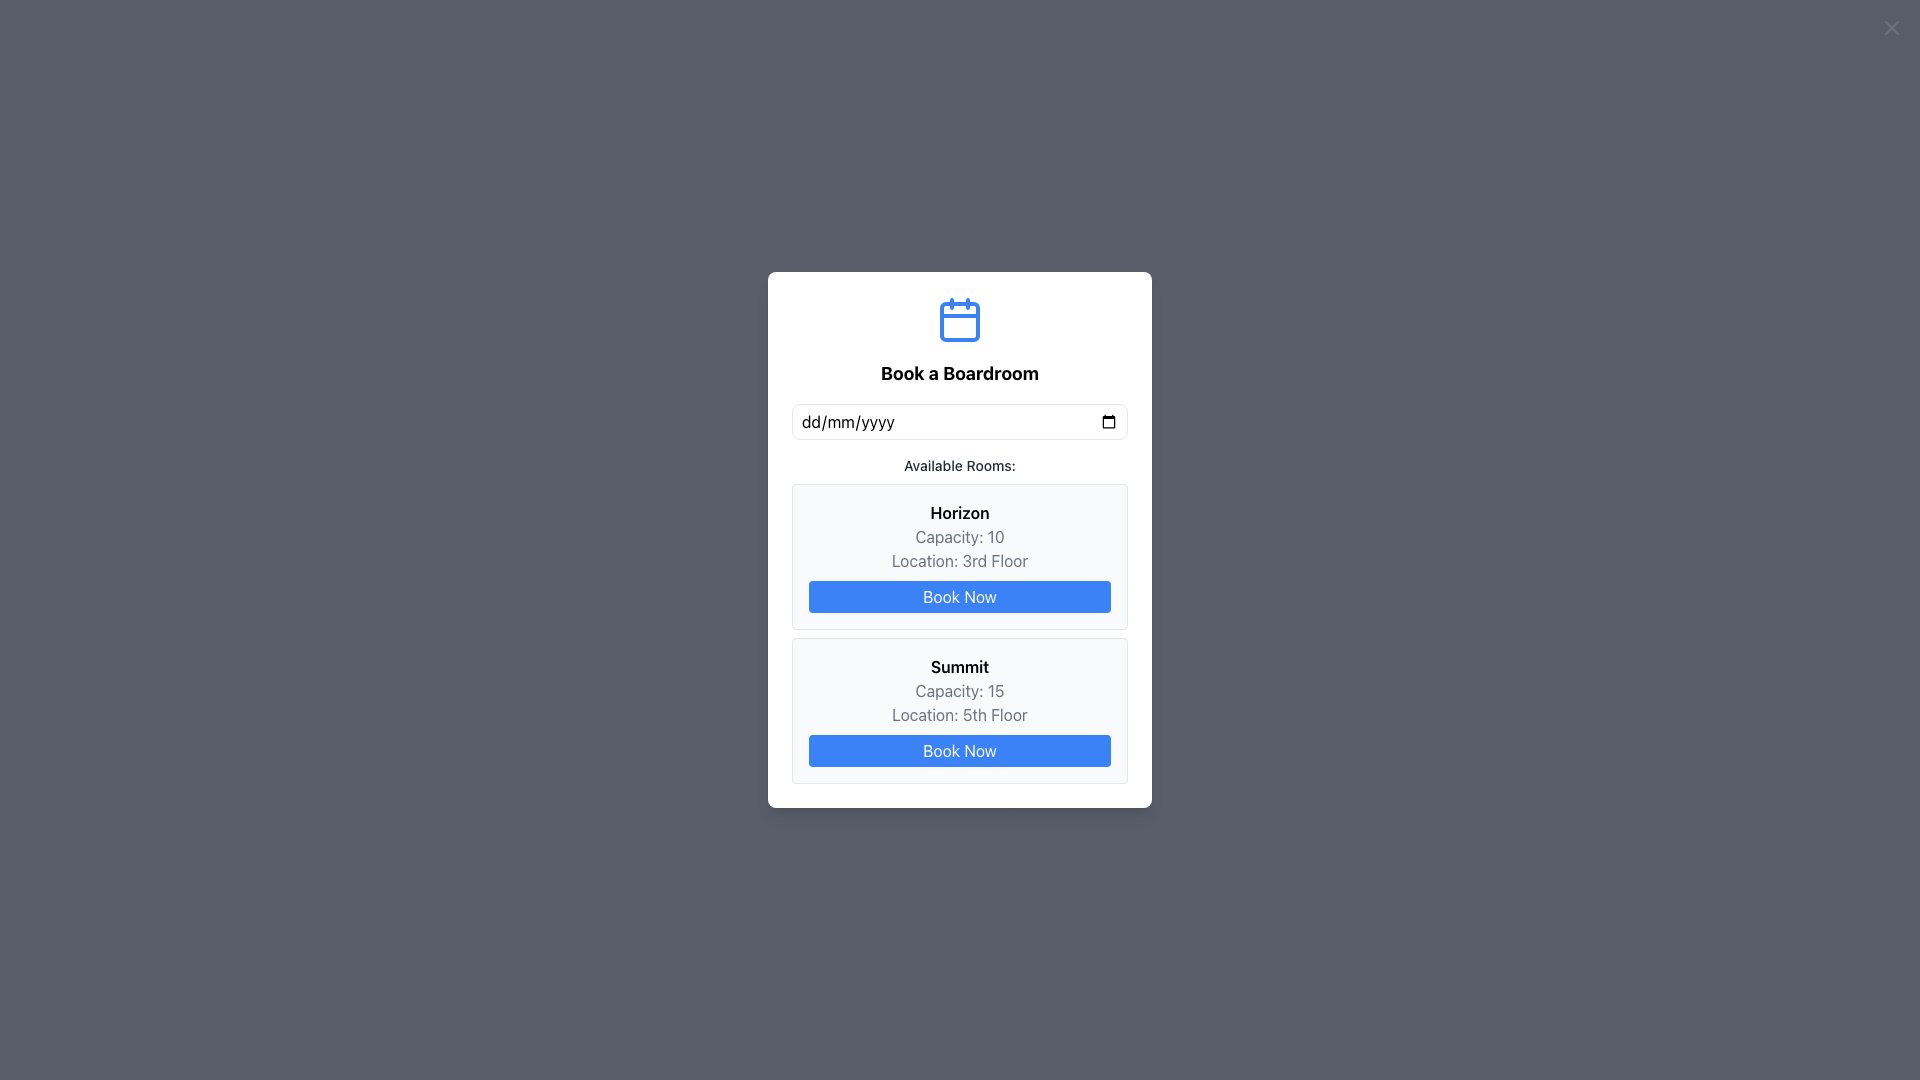 The image size is (1920, 1080). Describe the element at coordinates (960, 560) in the screenshot. I see `the static text label displaying 'Location: 3rd Floor', which is positioned below the 'Capacity: 10' label and above the 'Book Now' button in the room details card for the 'Horizon' boardroom` at that location.